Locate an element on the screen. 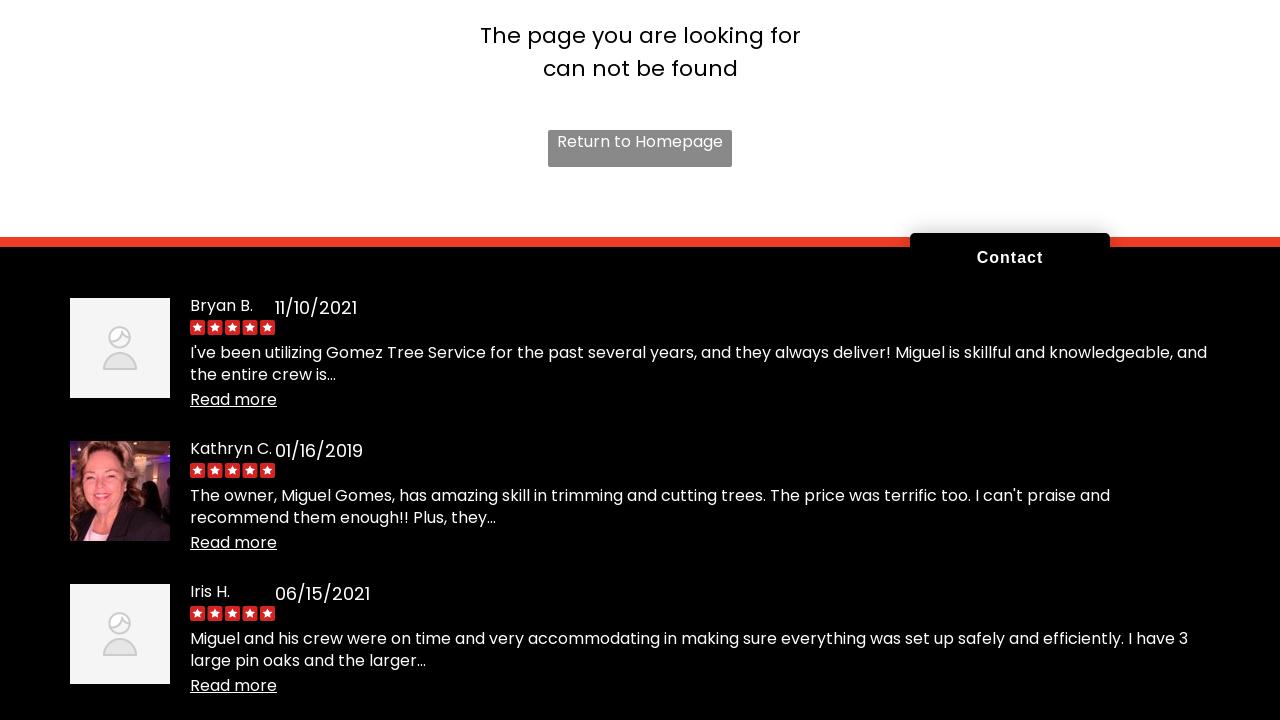  'The owner, Miguel Gomes, has amazing skill in trimming and cutting trees. The price was terrific too. I can't praise and recommend them enough!! Plus, they...' is located at coordinates (649, 504).